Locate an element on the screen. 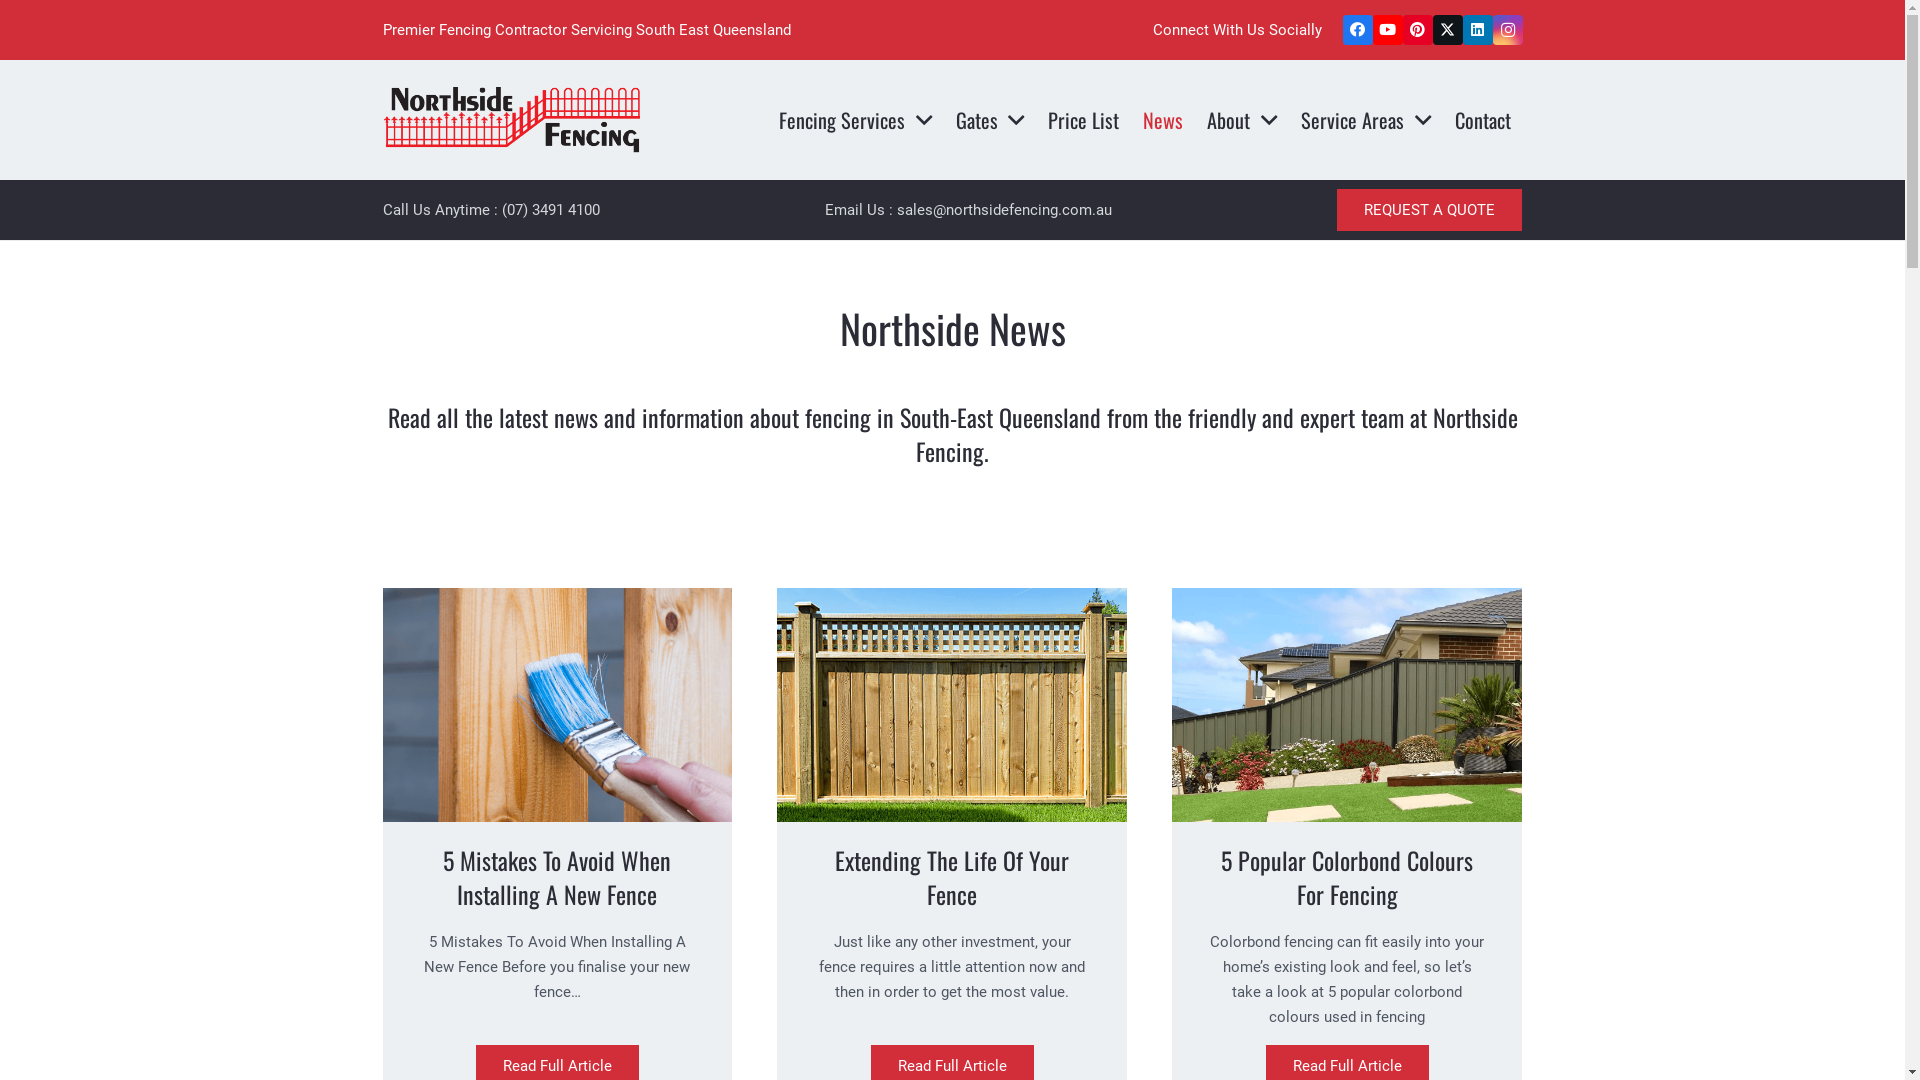 The width and height of the screenshot is (1920, 1080). 'News' is located at coordinates (1162, 119).